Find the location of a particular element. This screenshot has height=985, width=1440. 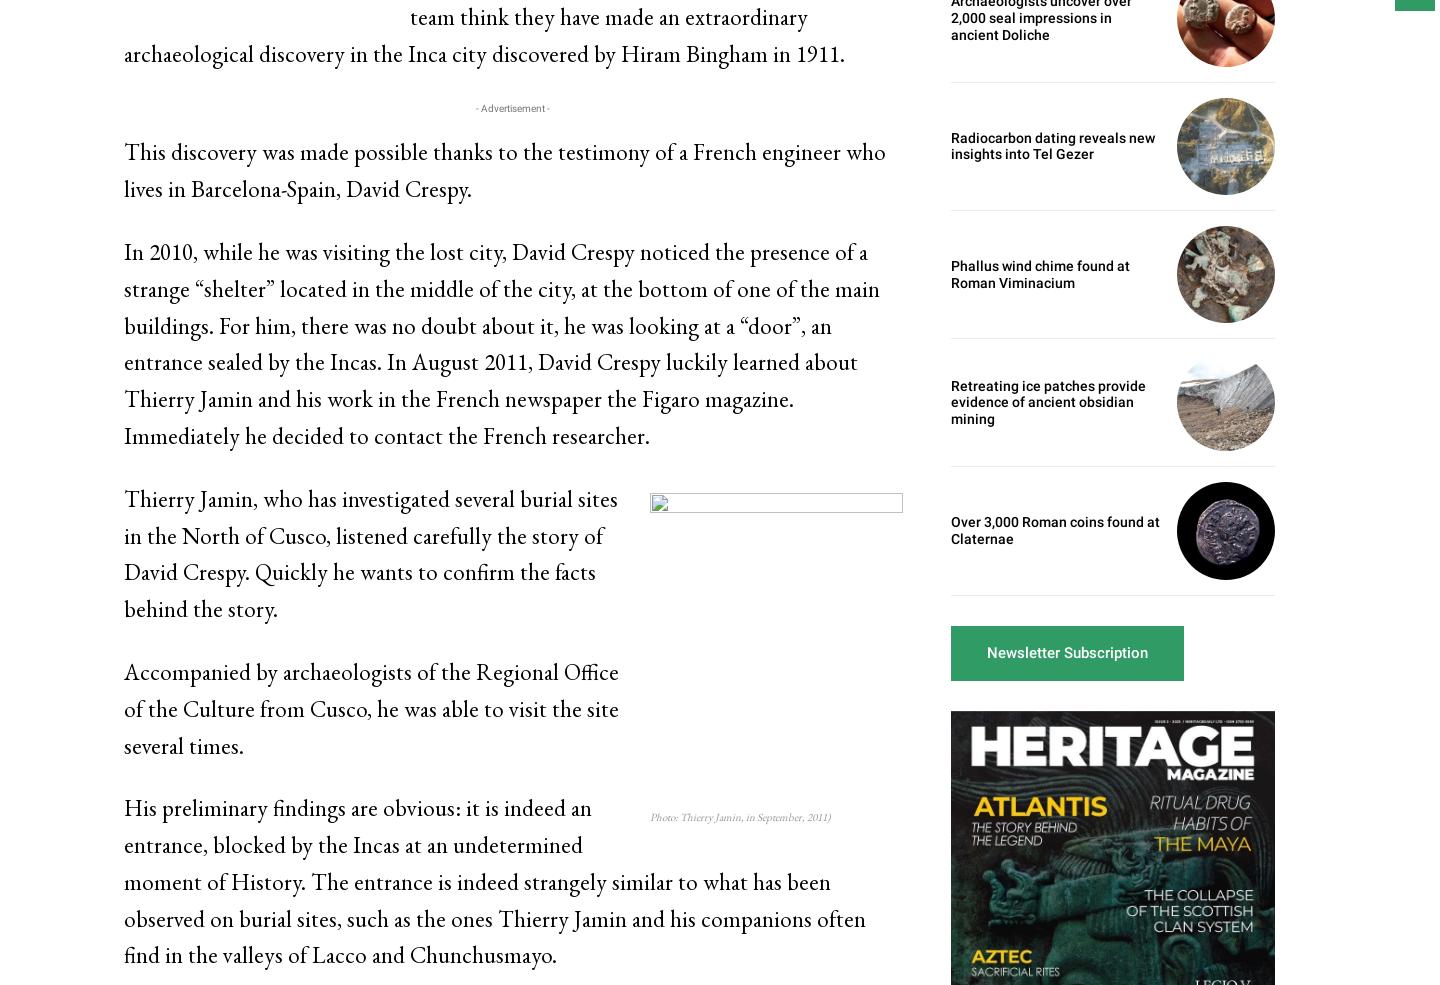

'Photo: Thierry Jamin, in September, 2011)' is located at coordinates (738, 814).